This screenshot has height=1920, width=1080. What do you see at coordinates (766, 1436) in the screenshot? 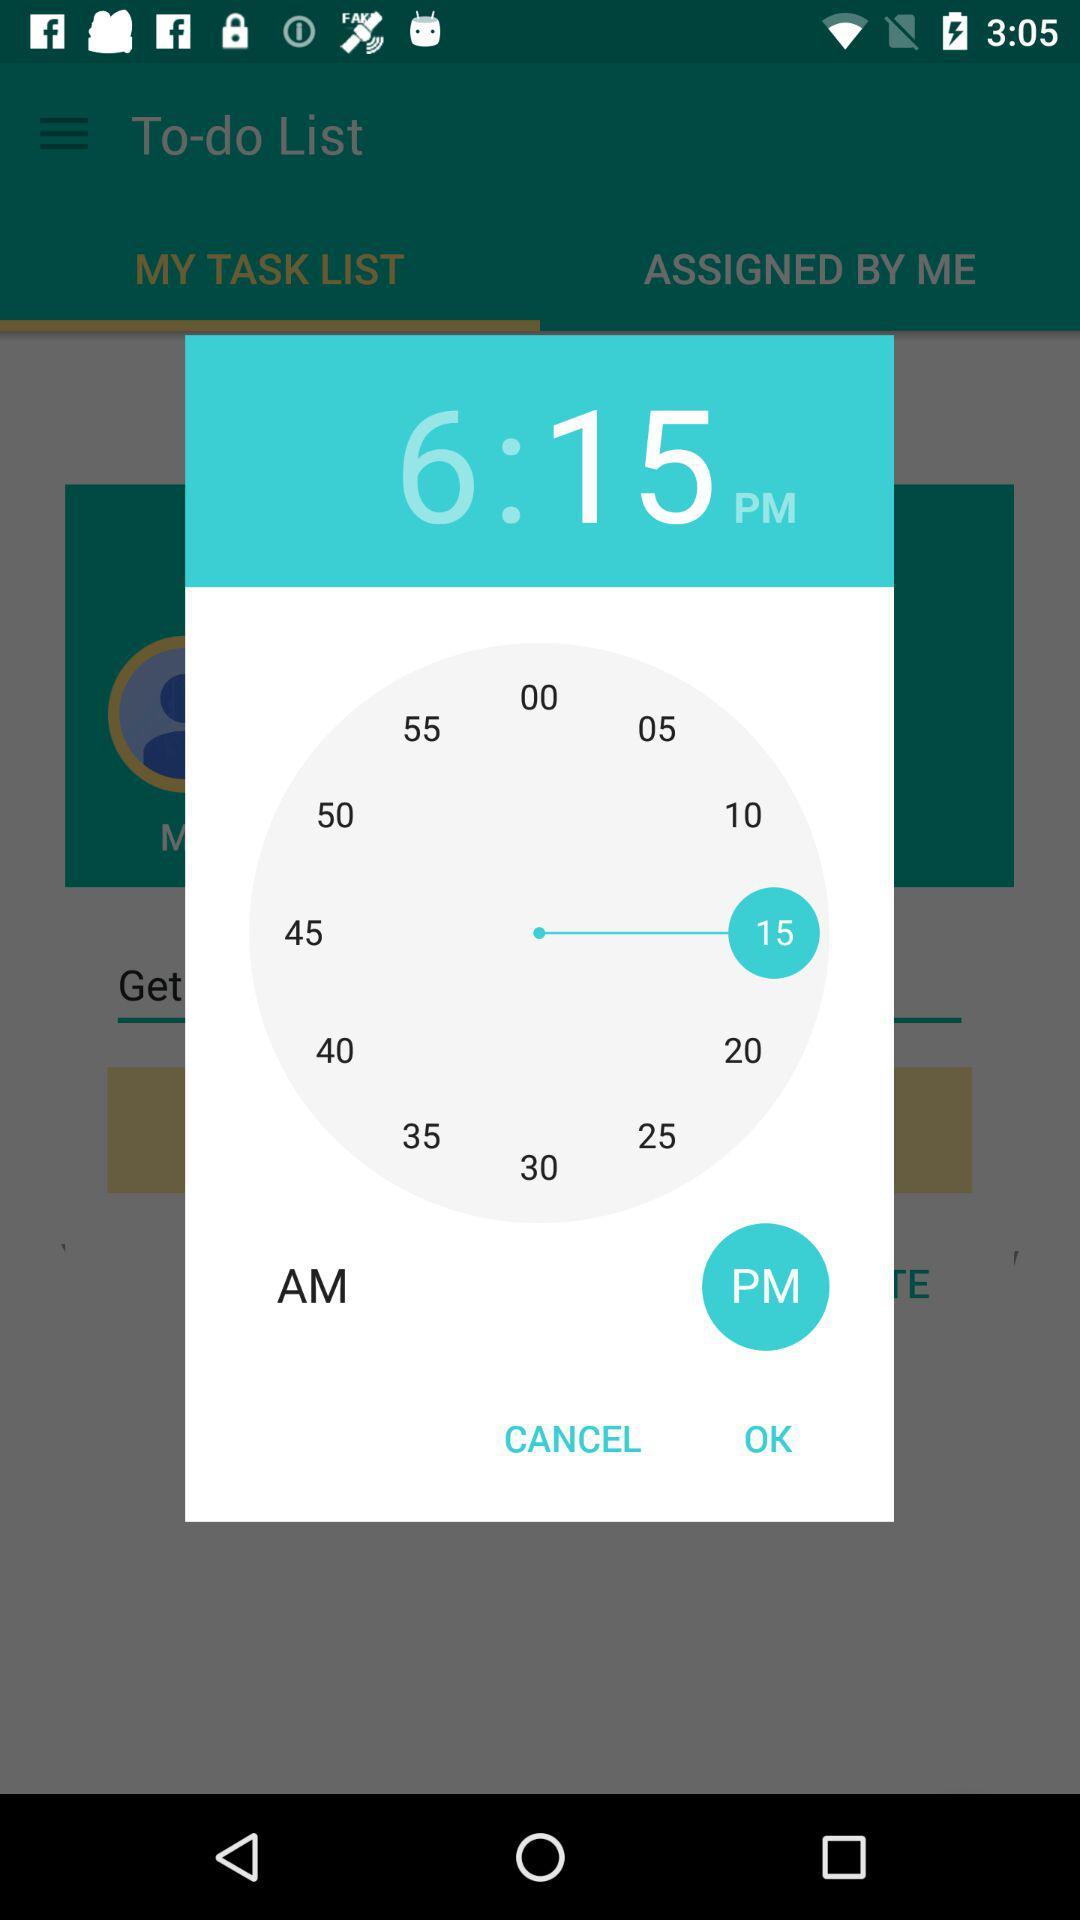
I see `ok at the bottom right corner` at bounding box center [766, 1436].